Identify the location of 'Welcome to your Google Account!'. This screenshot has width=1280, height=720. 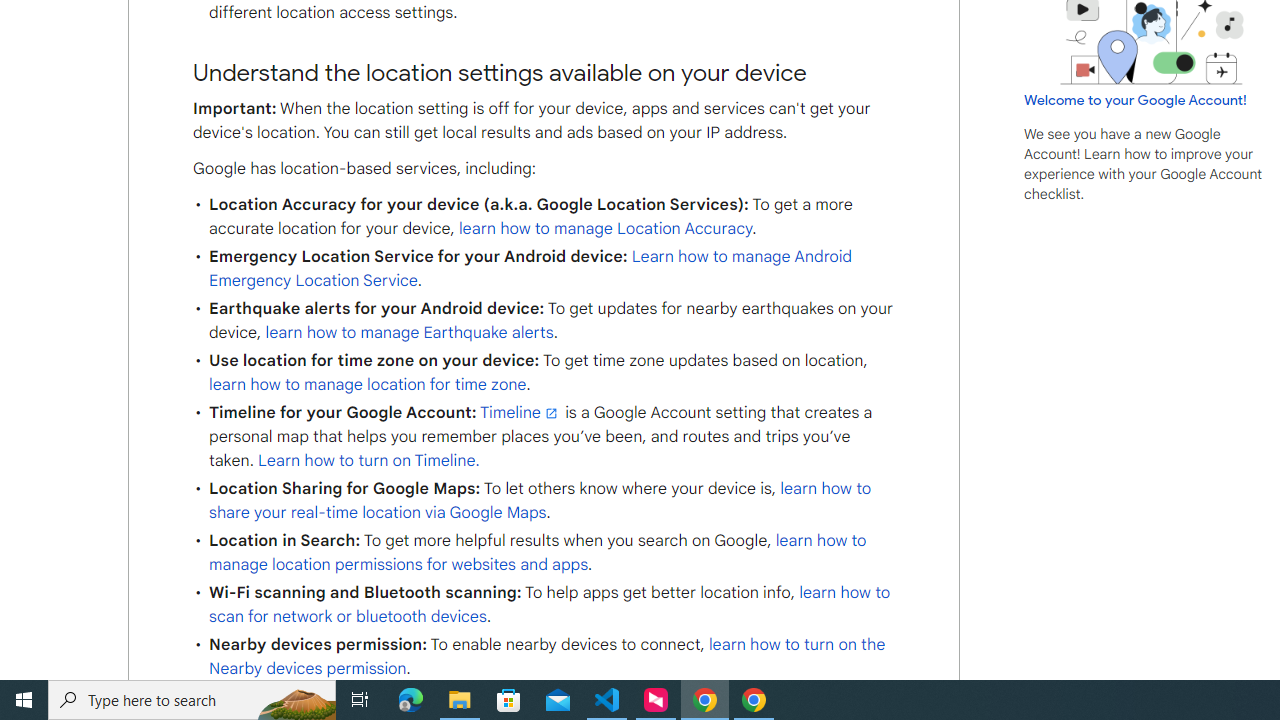
(1135, 99).